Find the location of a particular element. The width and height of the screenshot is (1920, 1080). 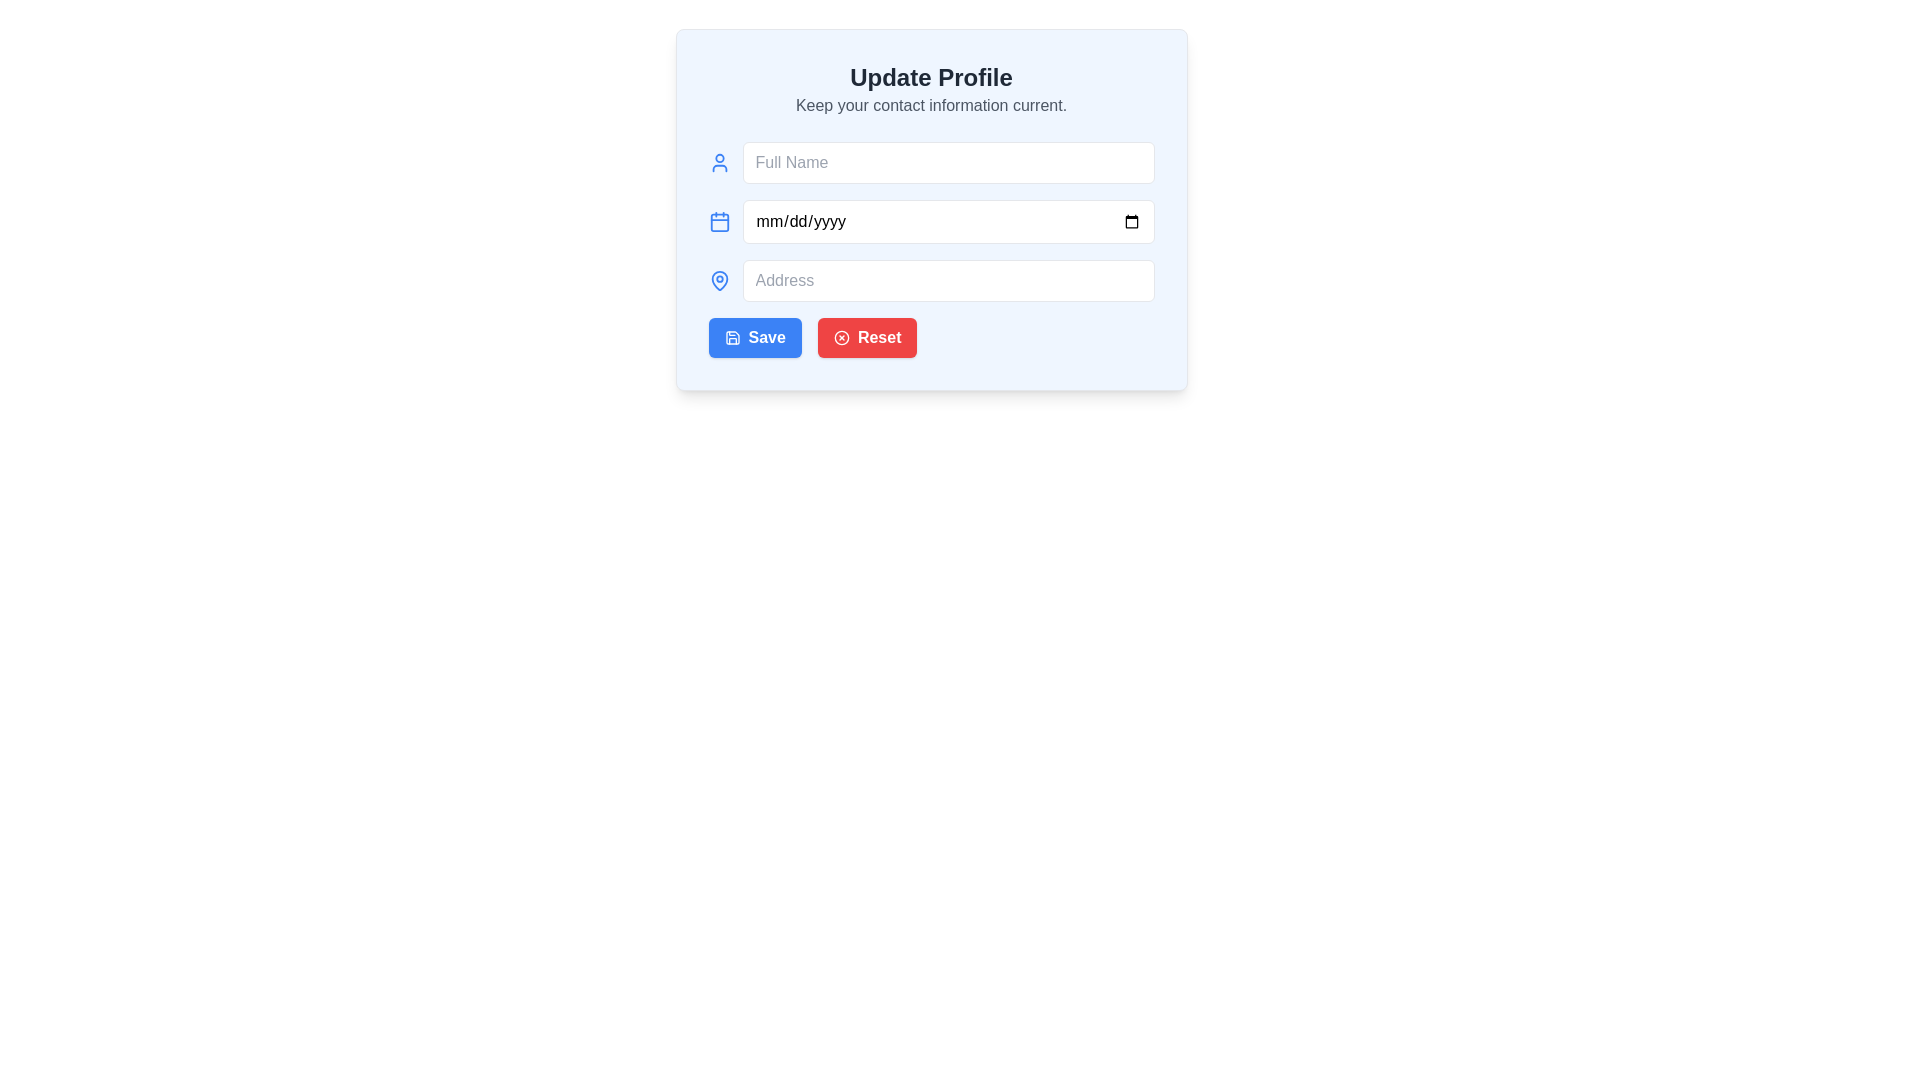

the 'Reset' button which has a red background, white text, and a rounded border, located to the right of the 'Save' button in the dialog interface is located at coordinates (867, 337).